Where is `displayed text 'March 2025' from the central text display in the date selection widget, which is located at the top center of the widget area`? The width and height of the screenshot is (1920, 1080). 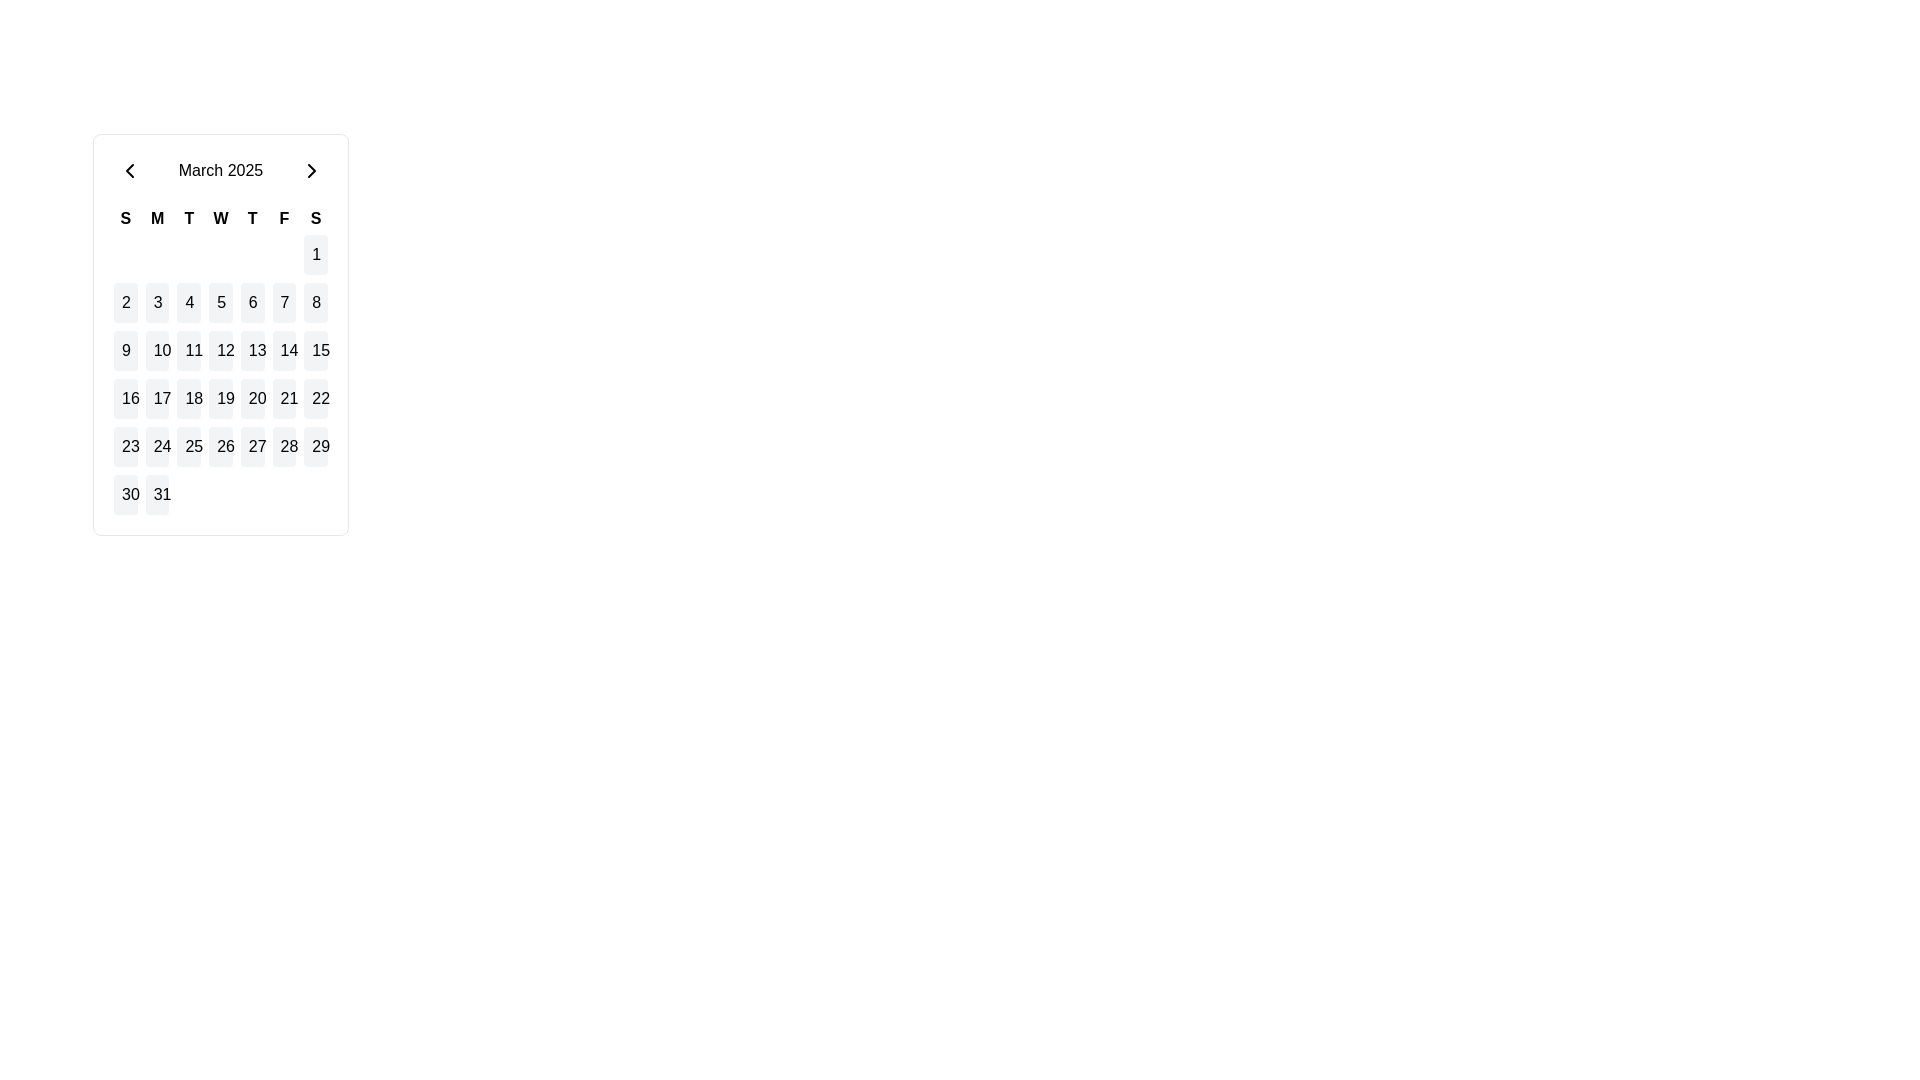 displayed text 'March 2025' from the central text display in the date selection widget, which is located at the top center of the widget area is located at coordinates (220, 169).